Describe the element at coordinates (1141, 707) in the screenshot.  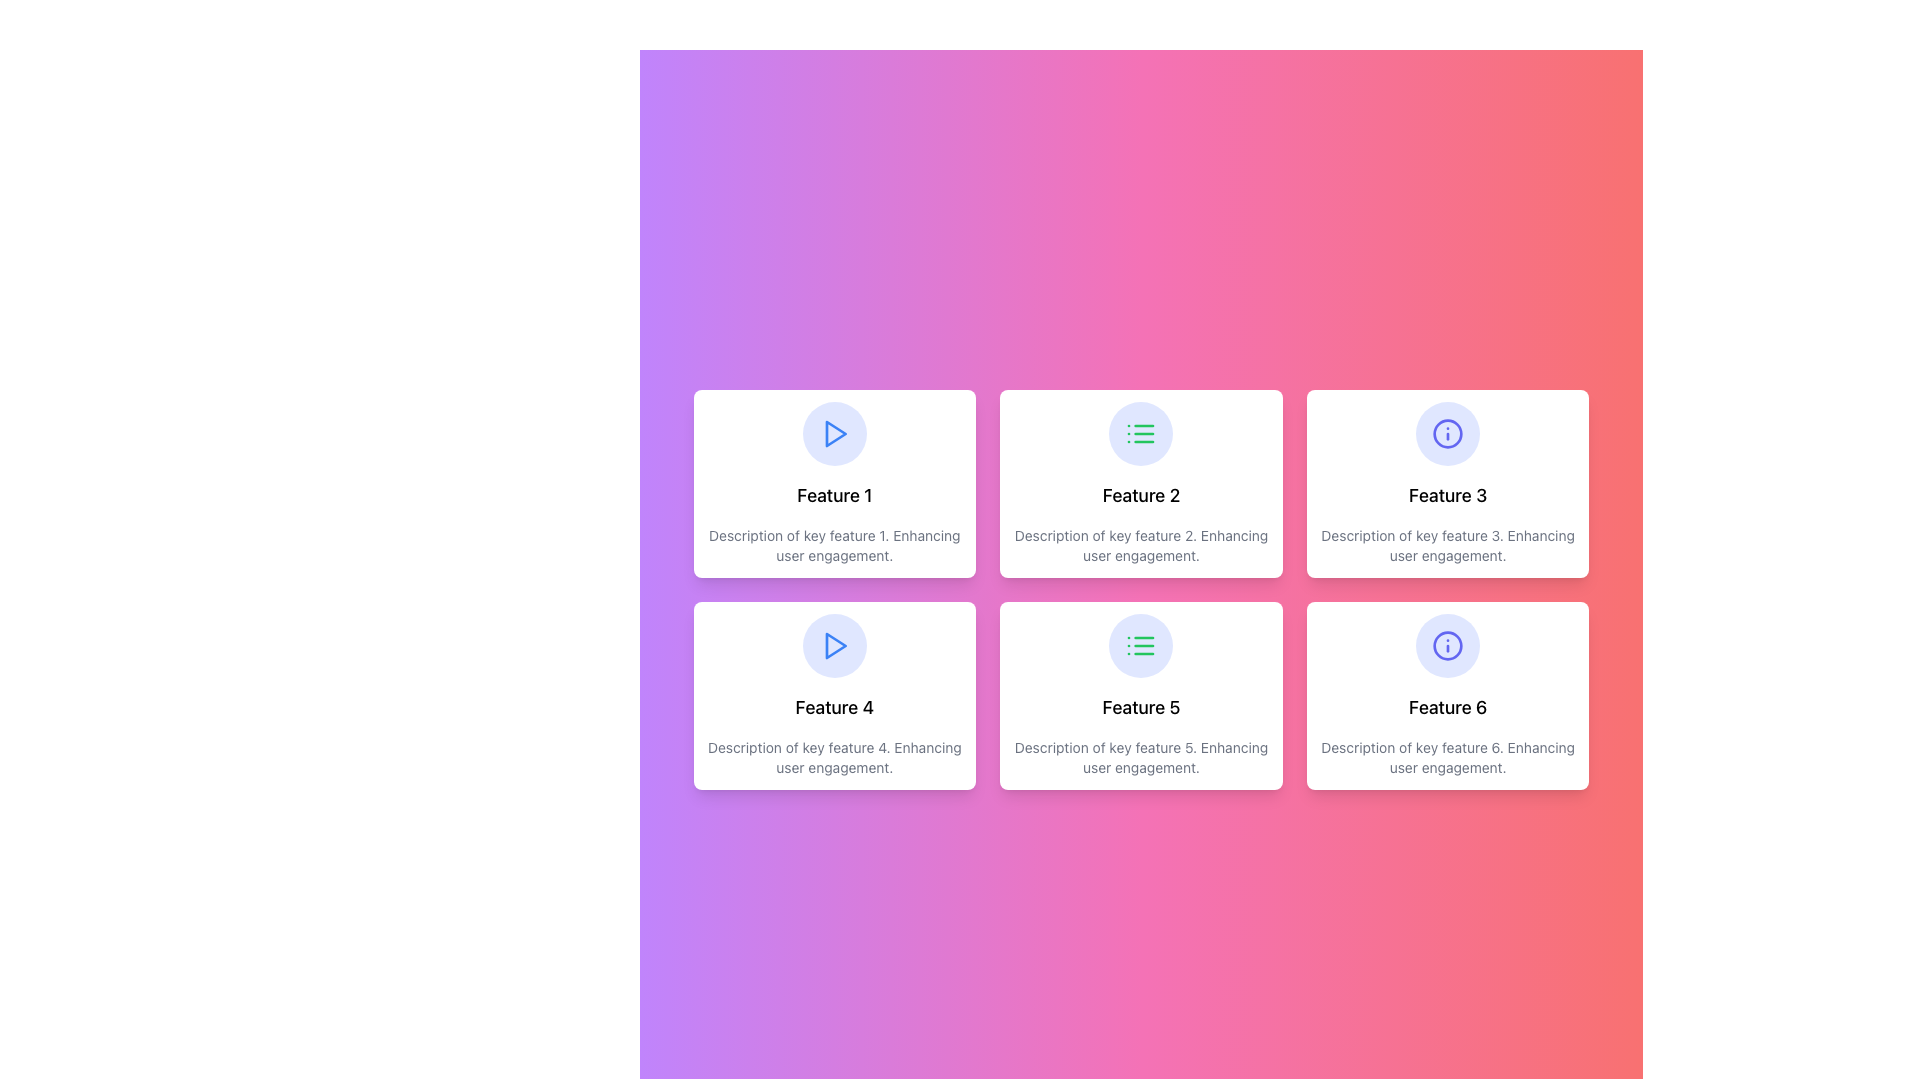
I see `the title text element of the card, which is centrally located in the second row, second column of a two-row, three-column grid layout` at that location.